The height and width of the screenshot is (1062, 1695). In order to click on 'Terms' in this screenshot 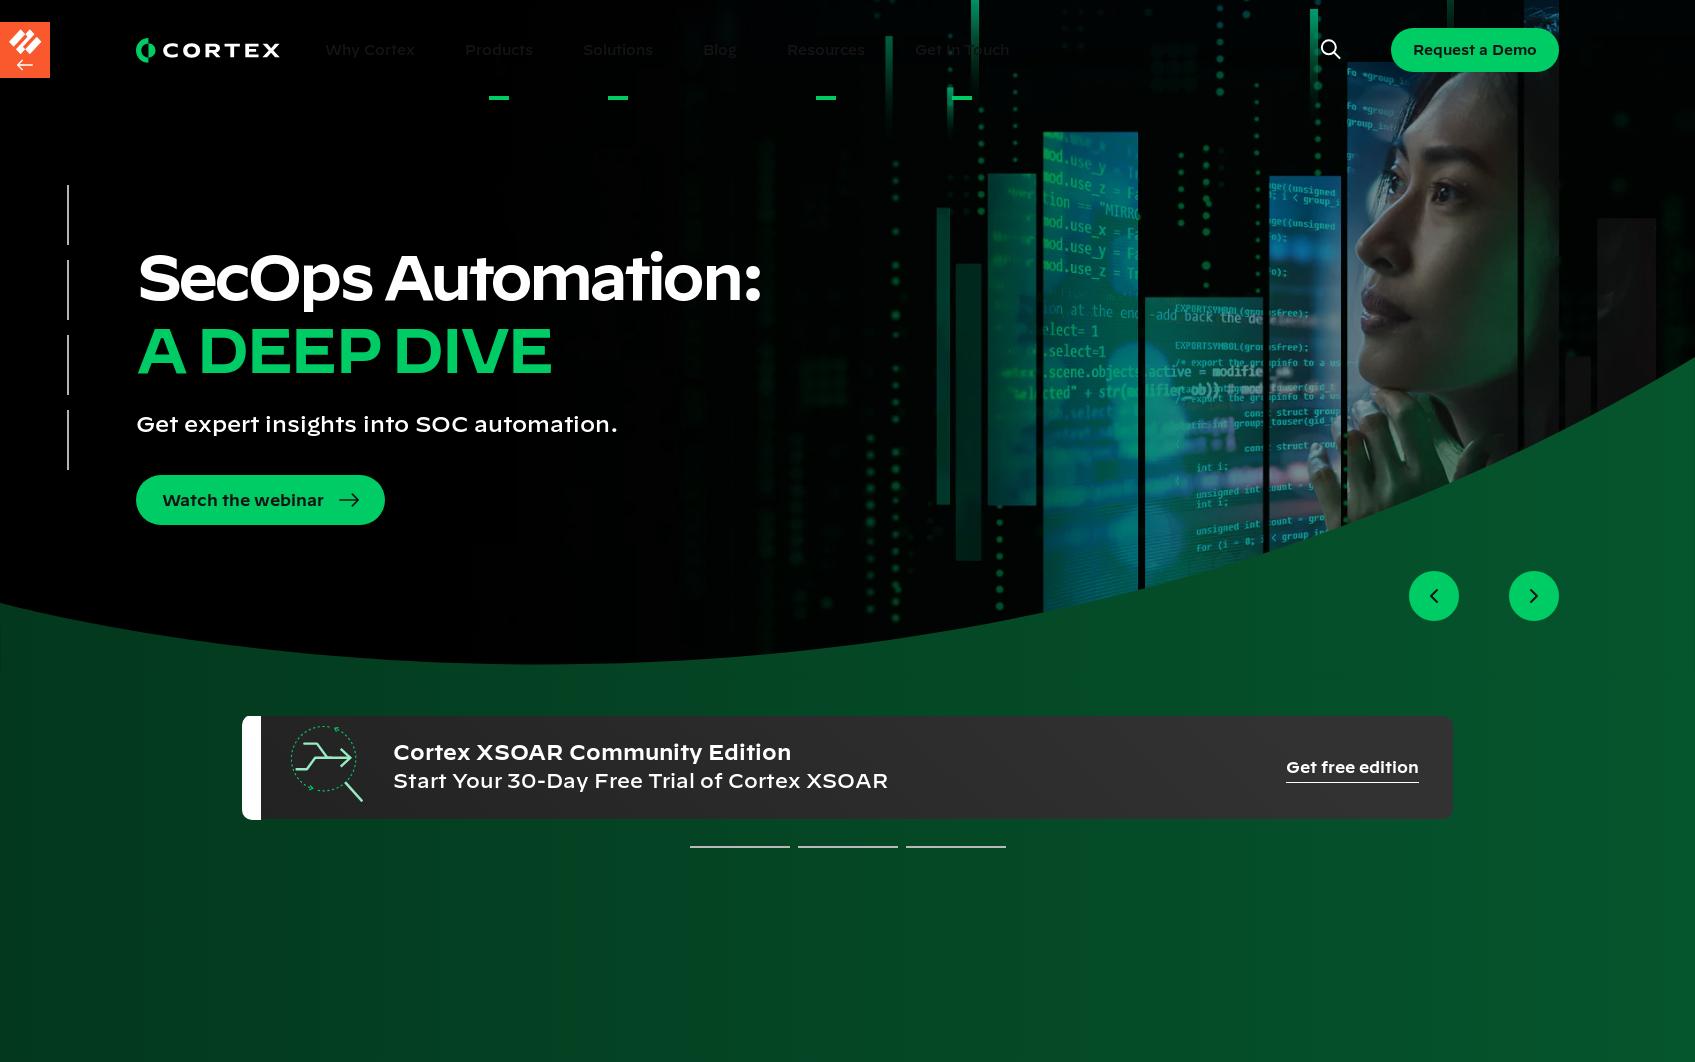, I will do `click(456, 820)`.